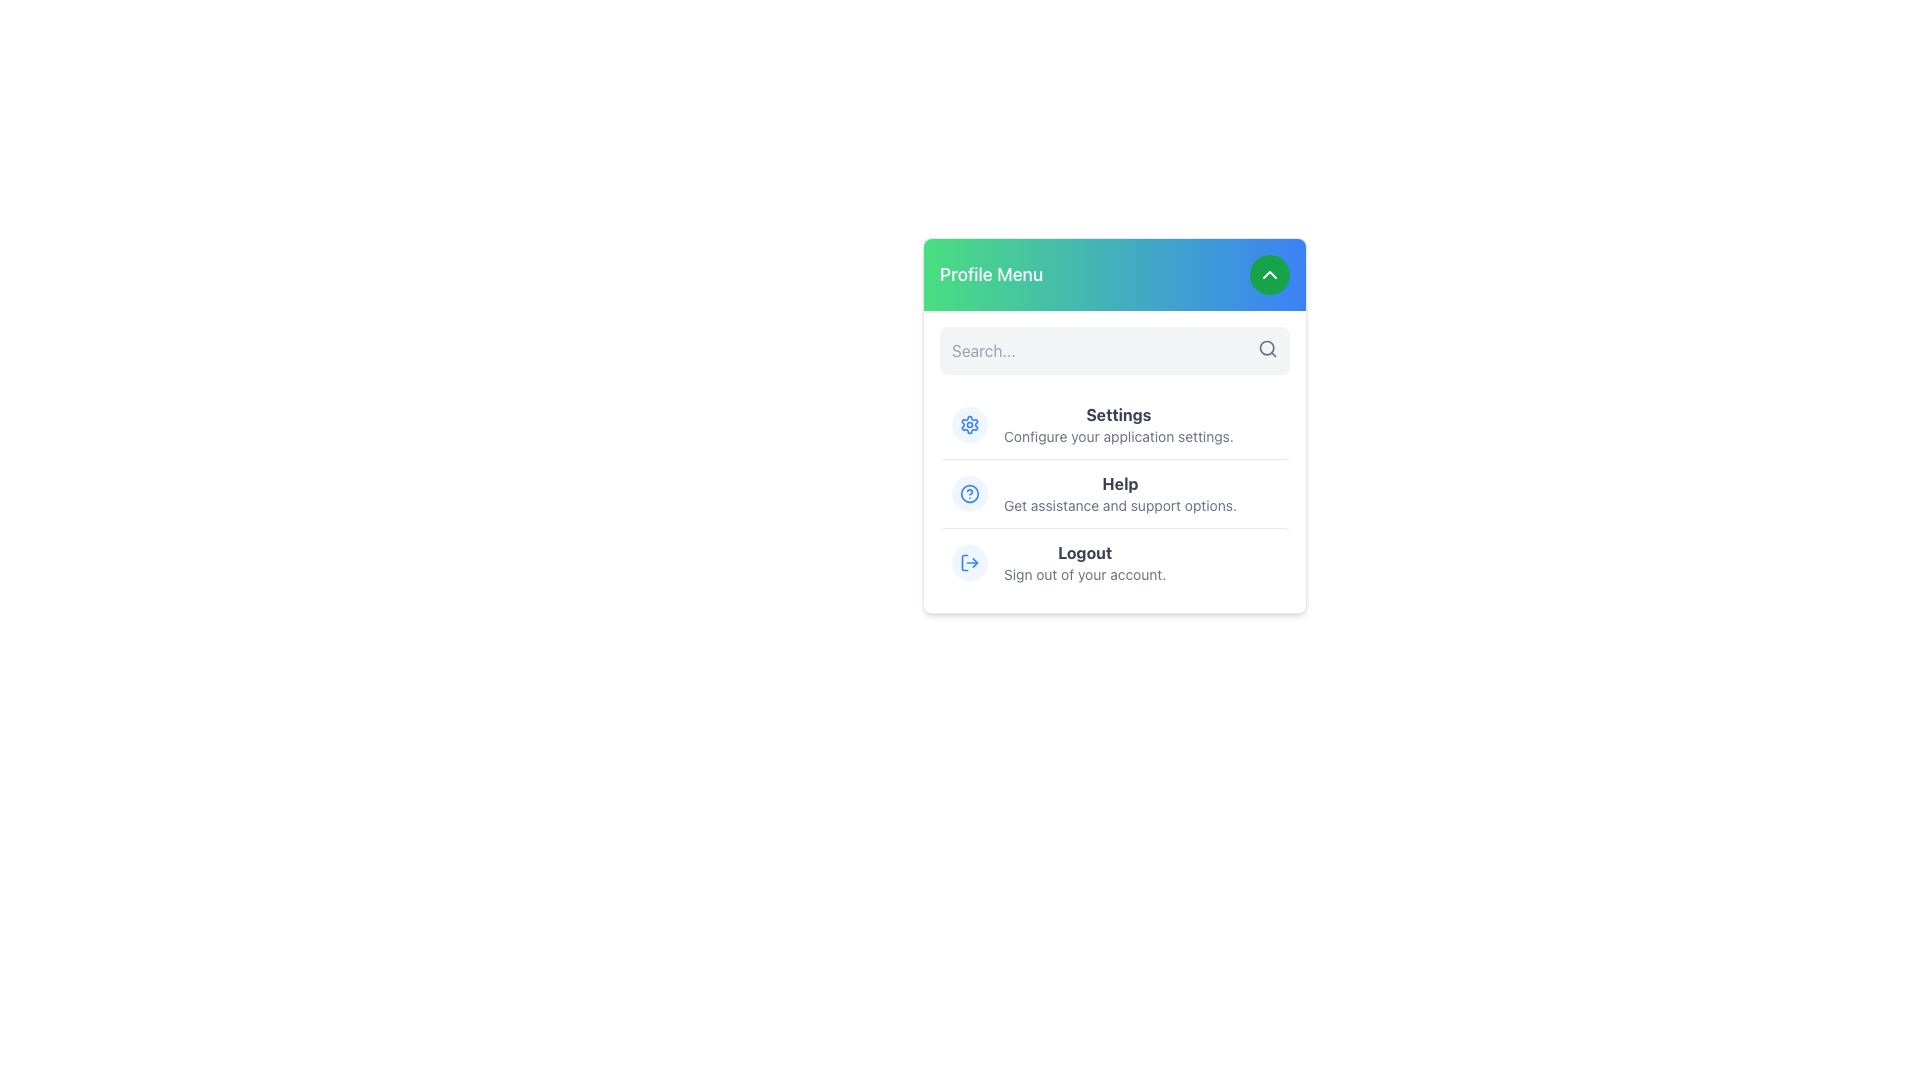 Image resolution: width=1920 pixels, height=1080 pixels. I want to click on the 'Logout' text element located in the 'Profile Menu' section of the menu panel, so click(1084, 563).